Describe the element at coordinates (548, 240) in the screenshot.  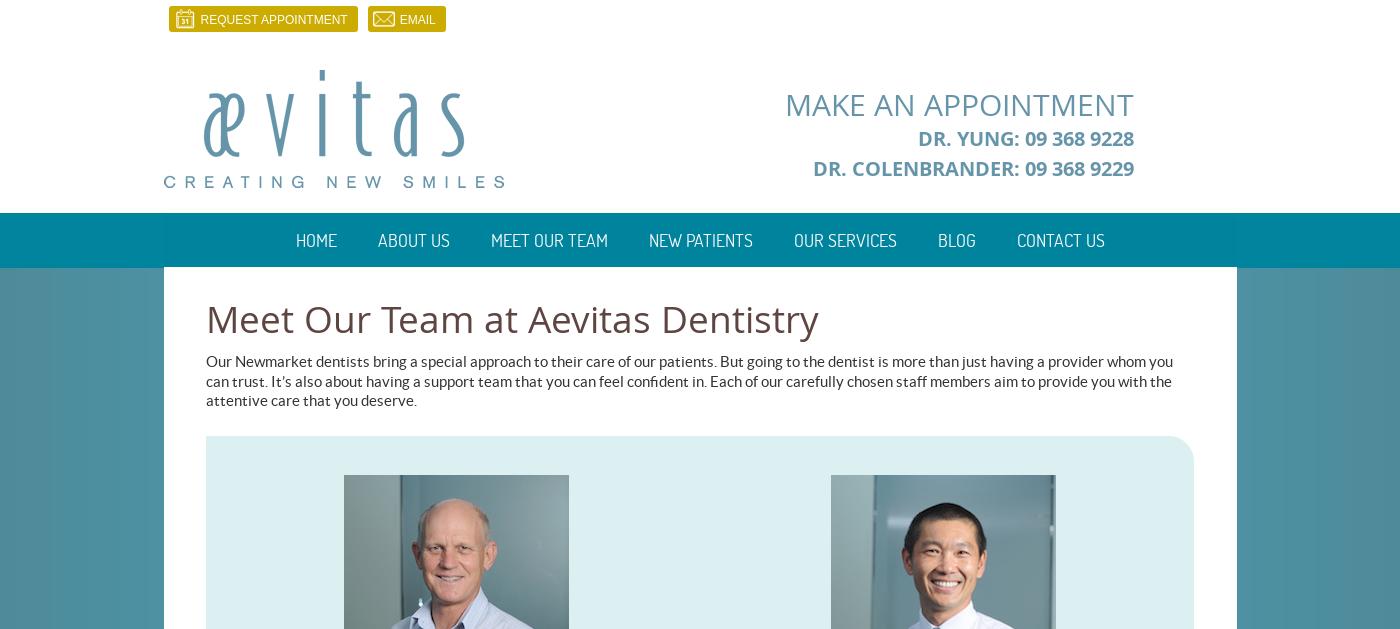
I see `'Meet Our Team'` at that location.